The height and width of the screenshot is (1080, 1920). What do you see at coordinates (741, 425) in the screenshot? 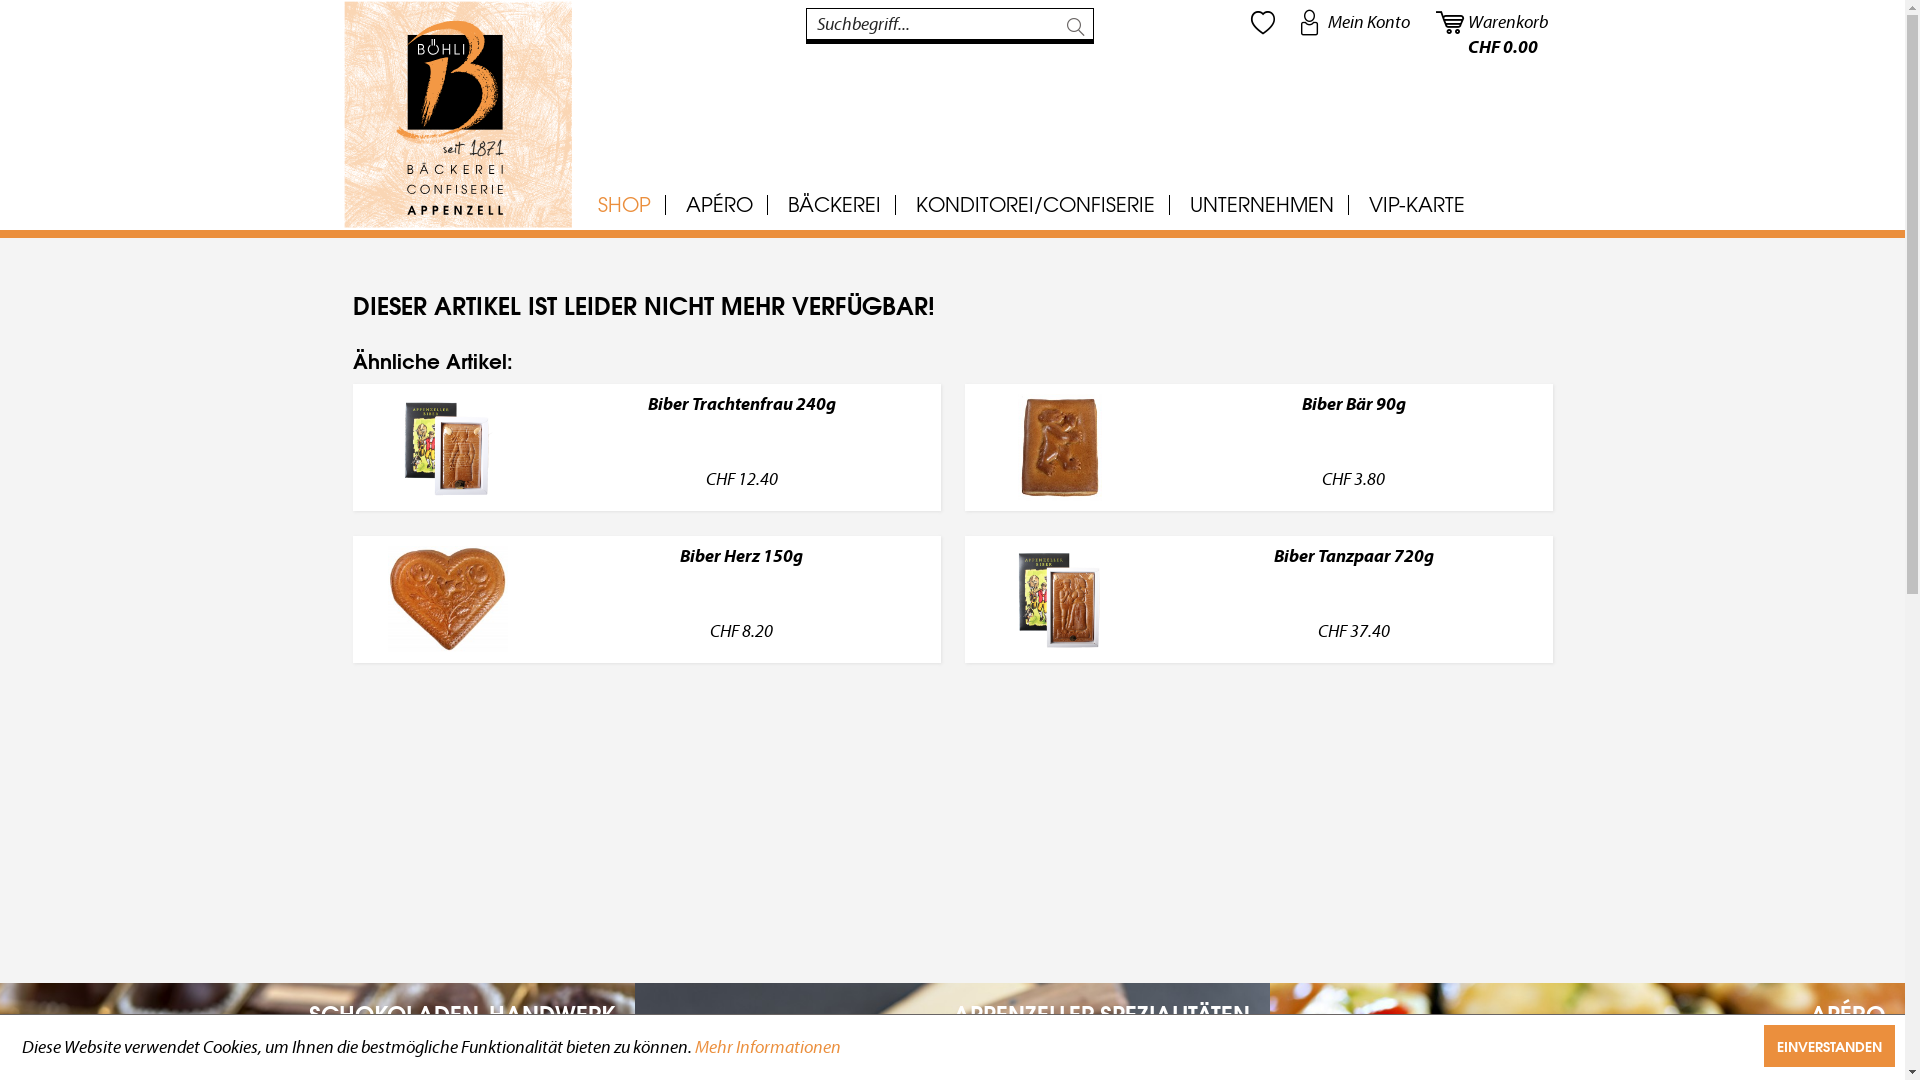
I see `'Biber Trachtenfrau 240g'` at bounding box center [741, 425].